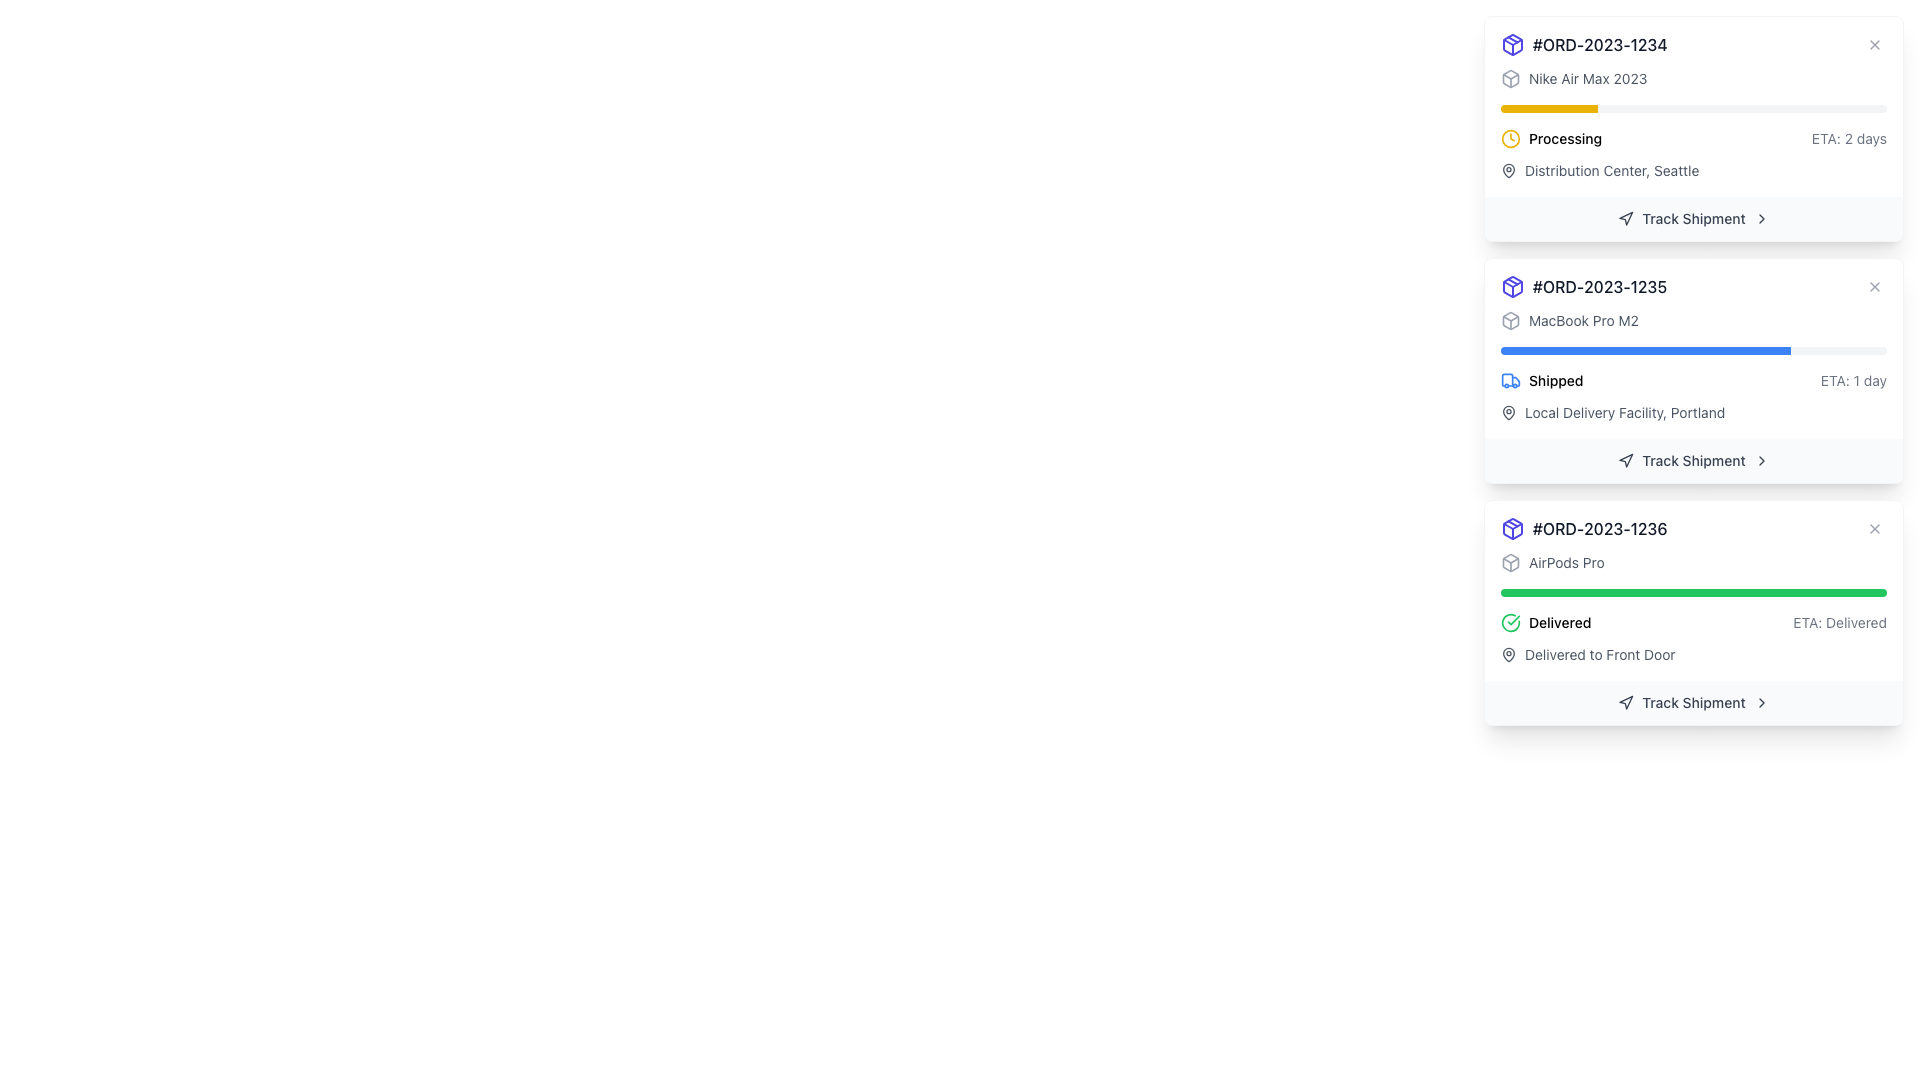  Describe the element at coordinates (1693, 350) in the screenshot. I see `properties of the progress bar indicating shipment progress for order #ORD-2023-1235, located below 'MacBook Pro M2' and above 'Shipped'` at that location.